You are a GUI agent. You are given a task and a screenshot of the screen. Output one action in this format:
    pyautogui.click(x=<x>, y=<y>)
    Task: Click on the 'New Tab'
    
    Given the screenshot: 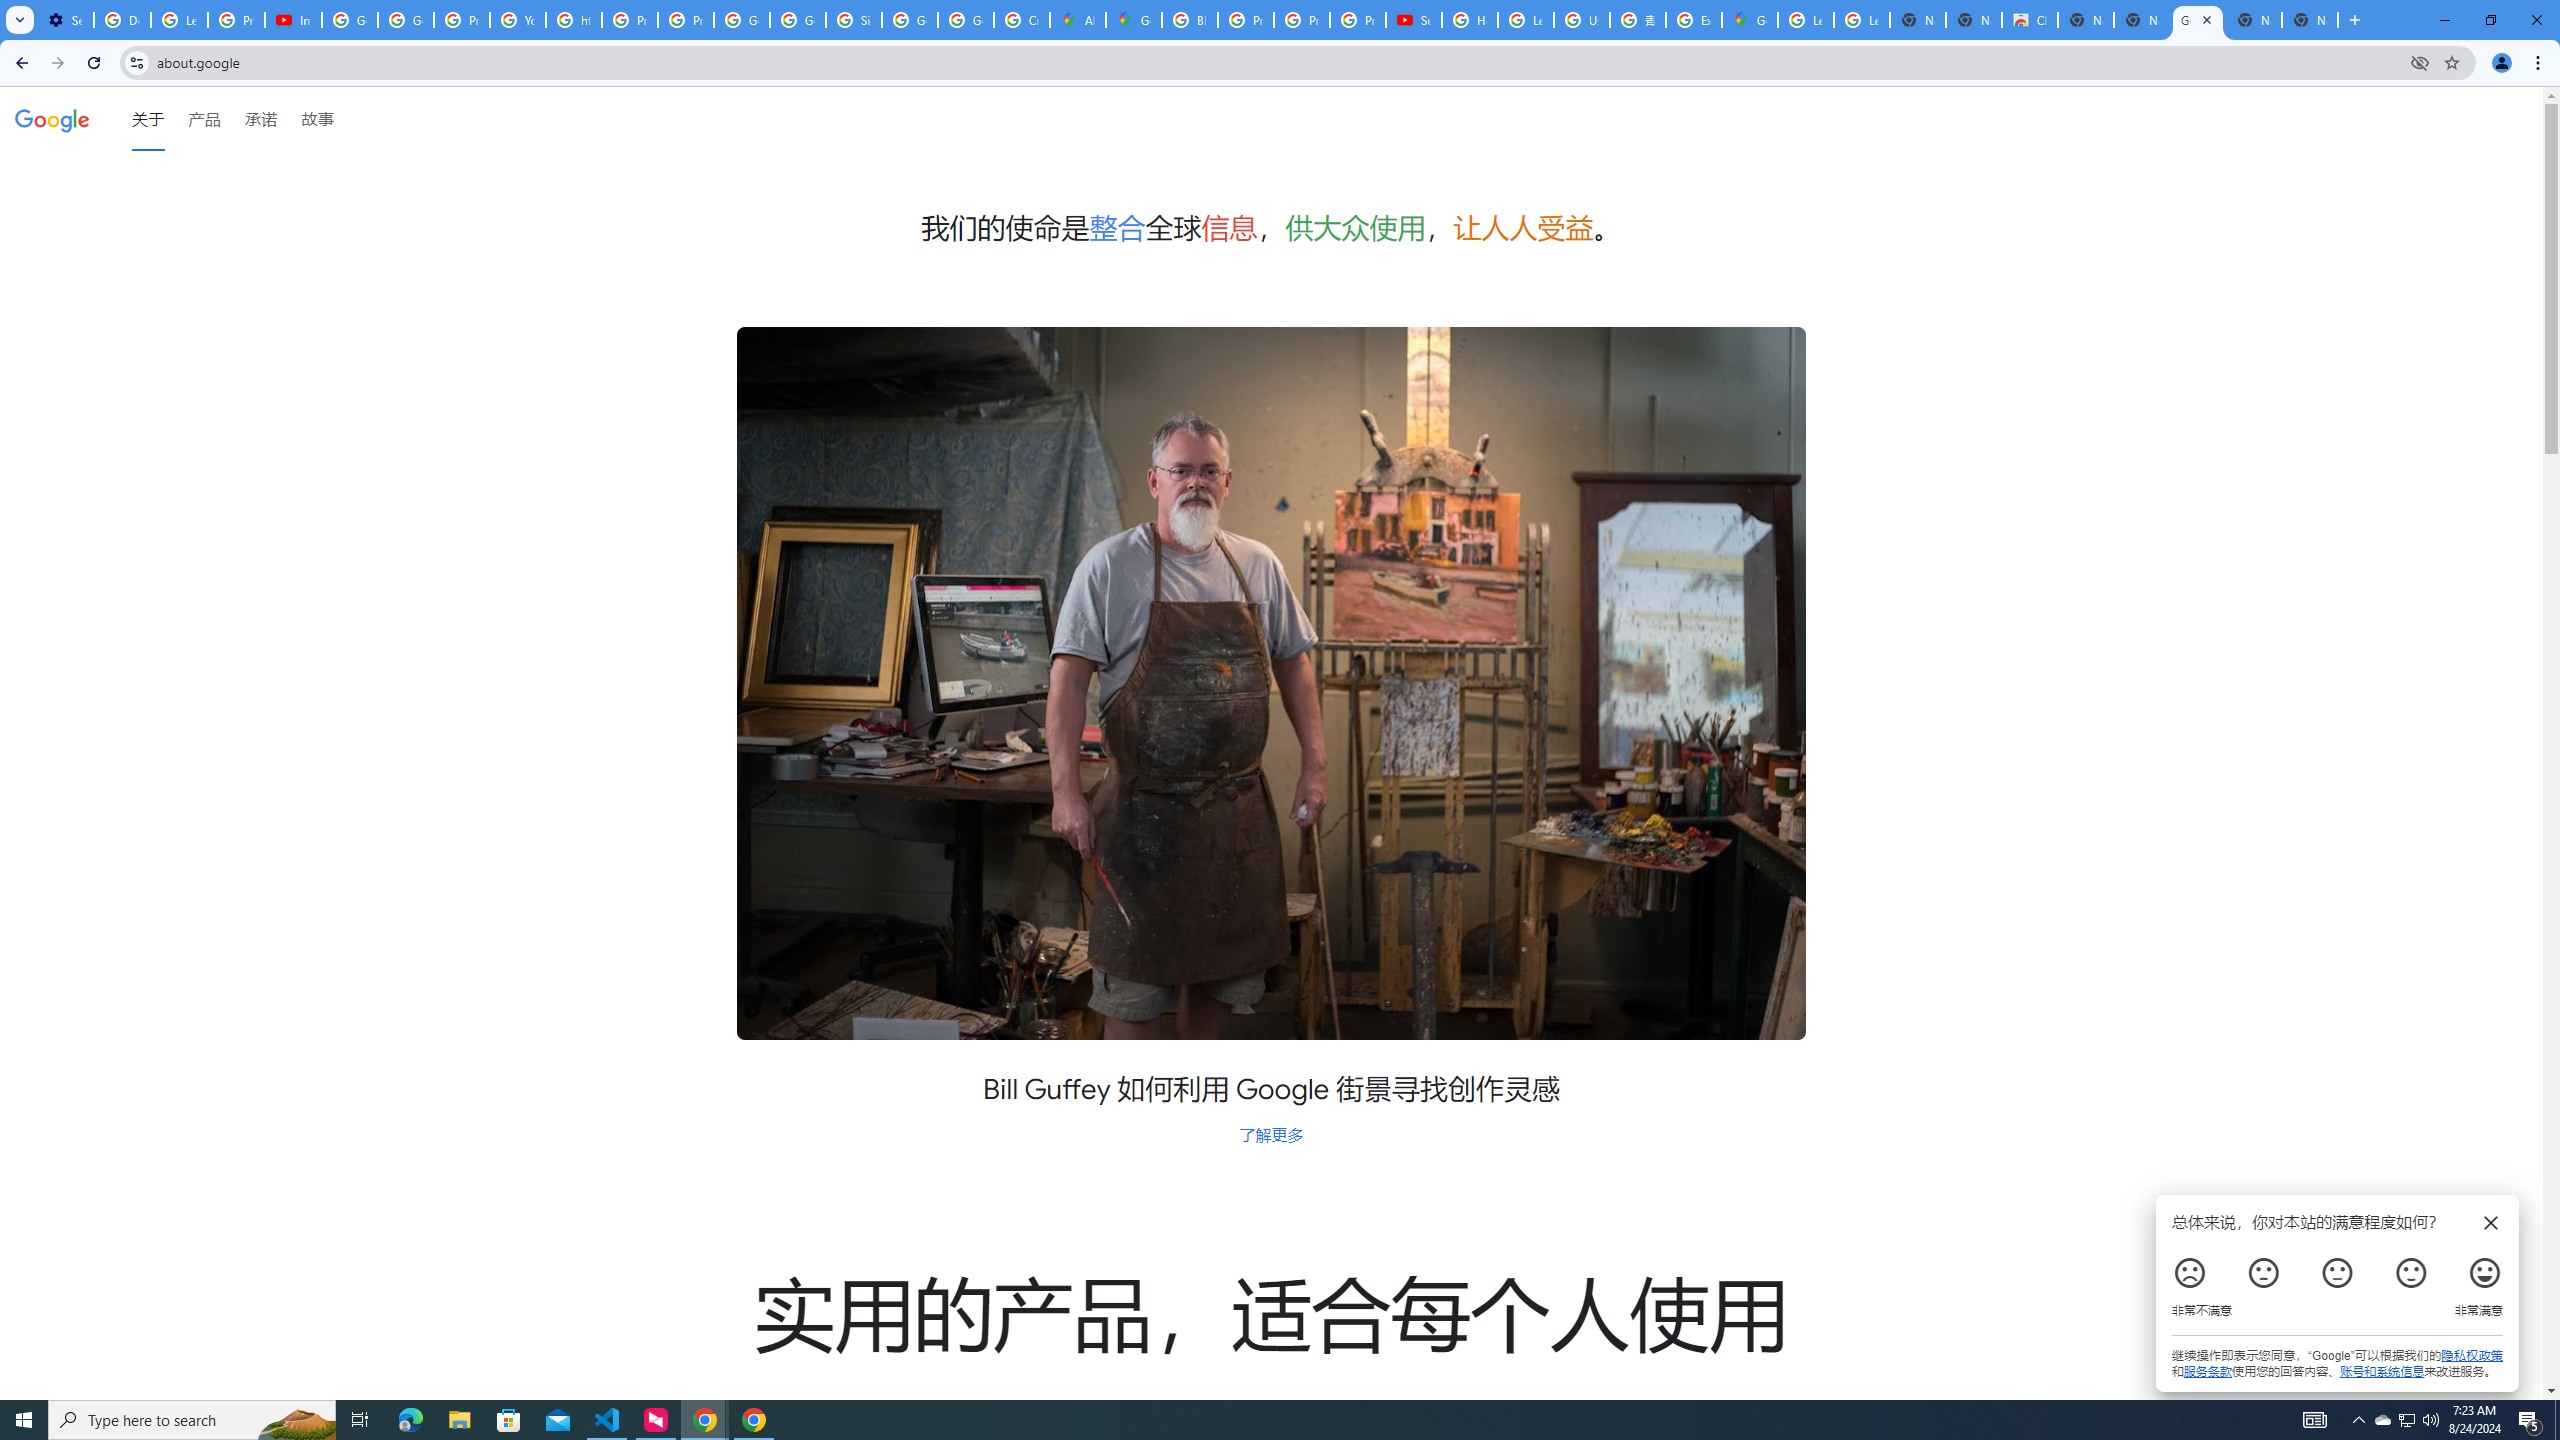 What is the action you would take?
    pyautogui.click(x=2310, y=19)
    